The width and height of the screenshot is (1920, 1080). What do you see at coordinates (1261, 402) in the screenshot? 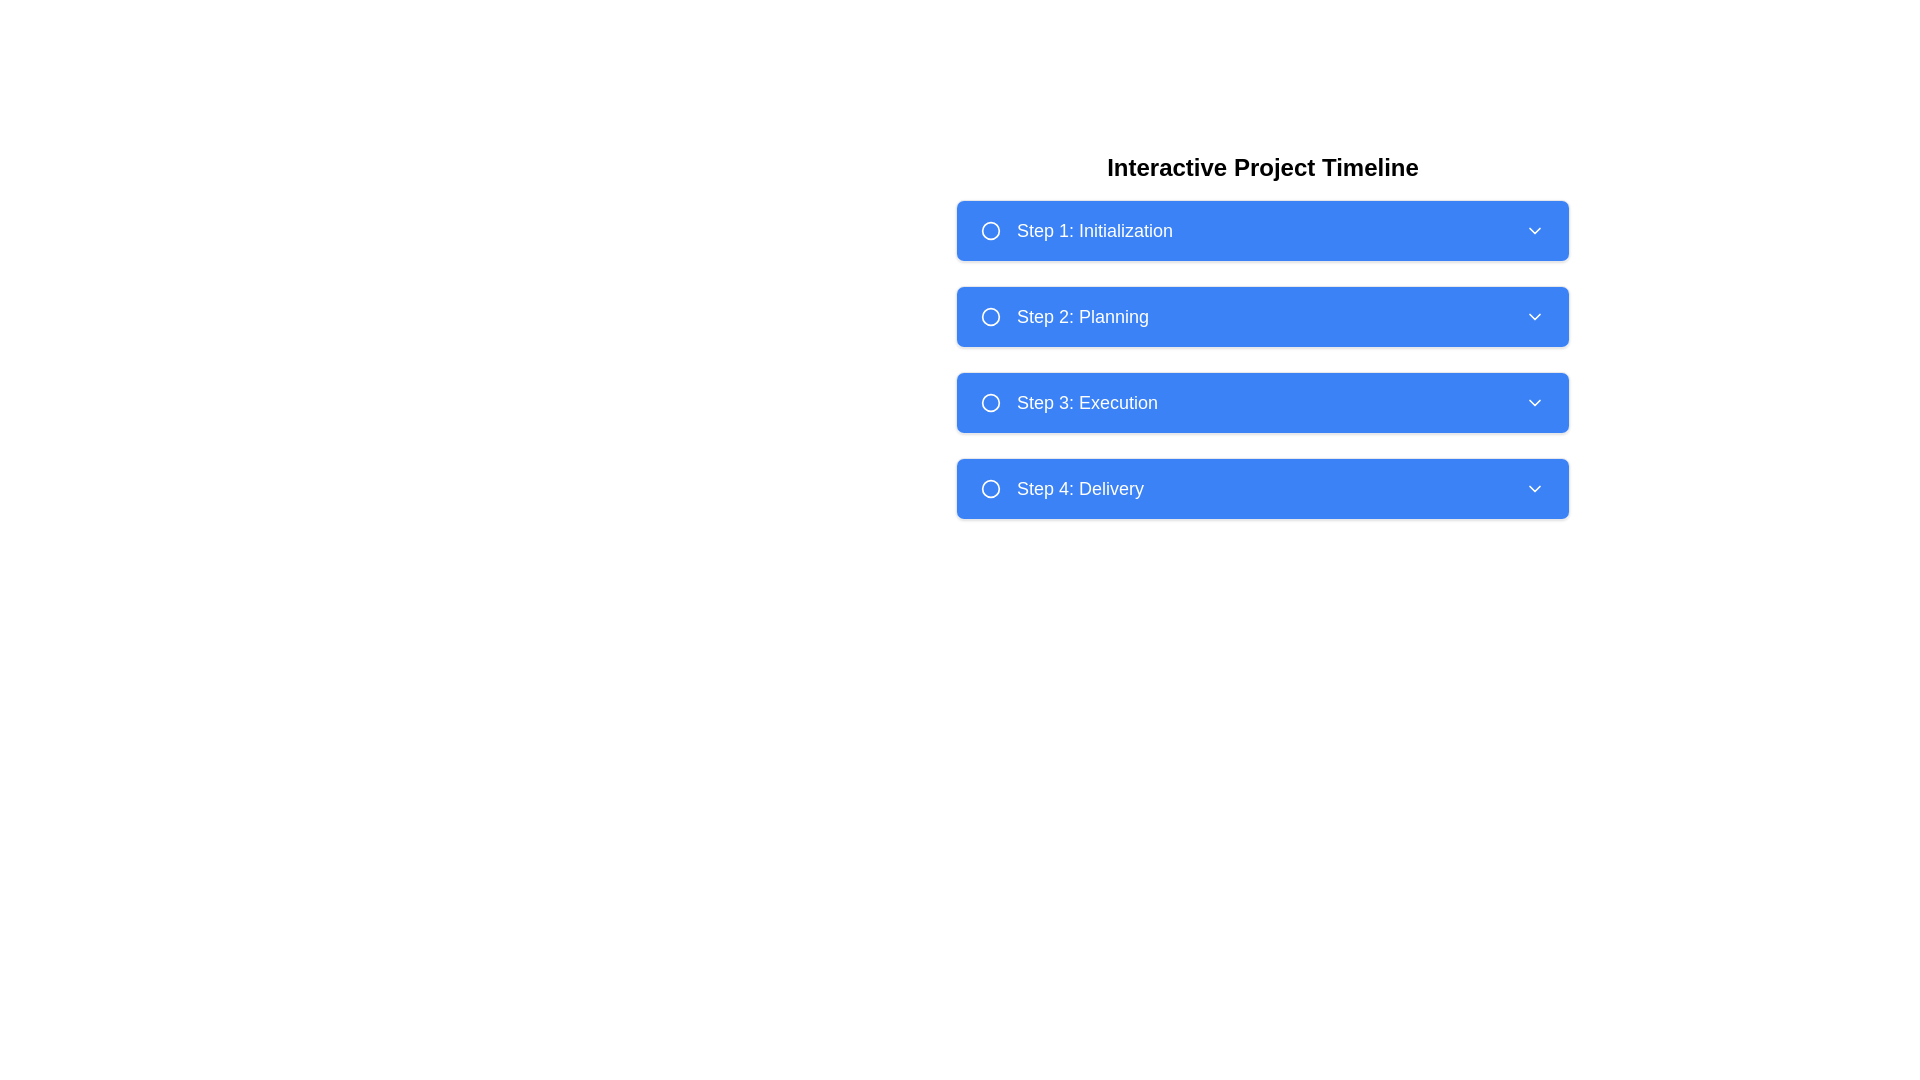
I see `the 'Execution' button, which is the third item in the vertical sequence of buttons in the interactive project timeline` at bounding box center [1261, 402].